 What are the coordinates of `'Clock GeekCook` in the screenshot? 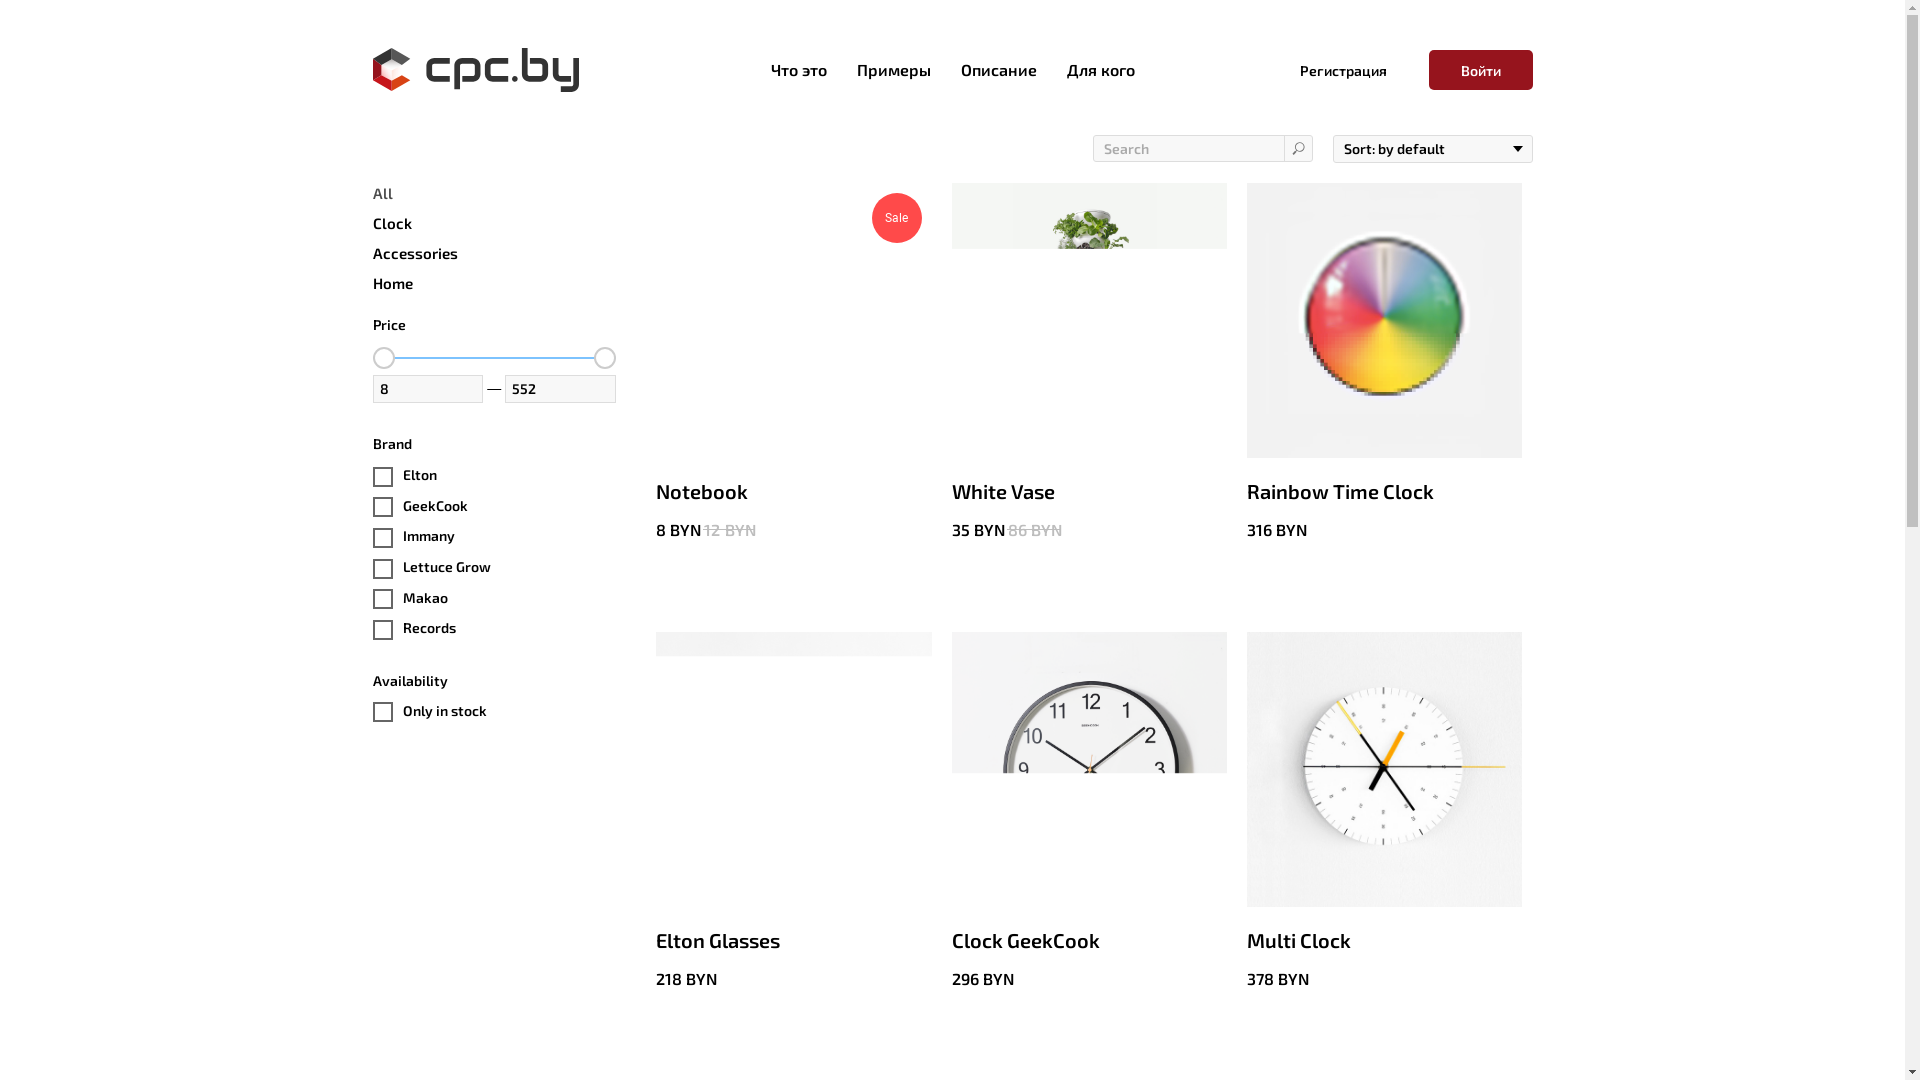 It's located at (1088, 811).